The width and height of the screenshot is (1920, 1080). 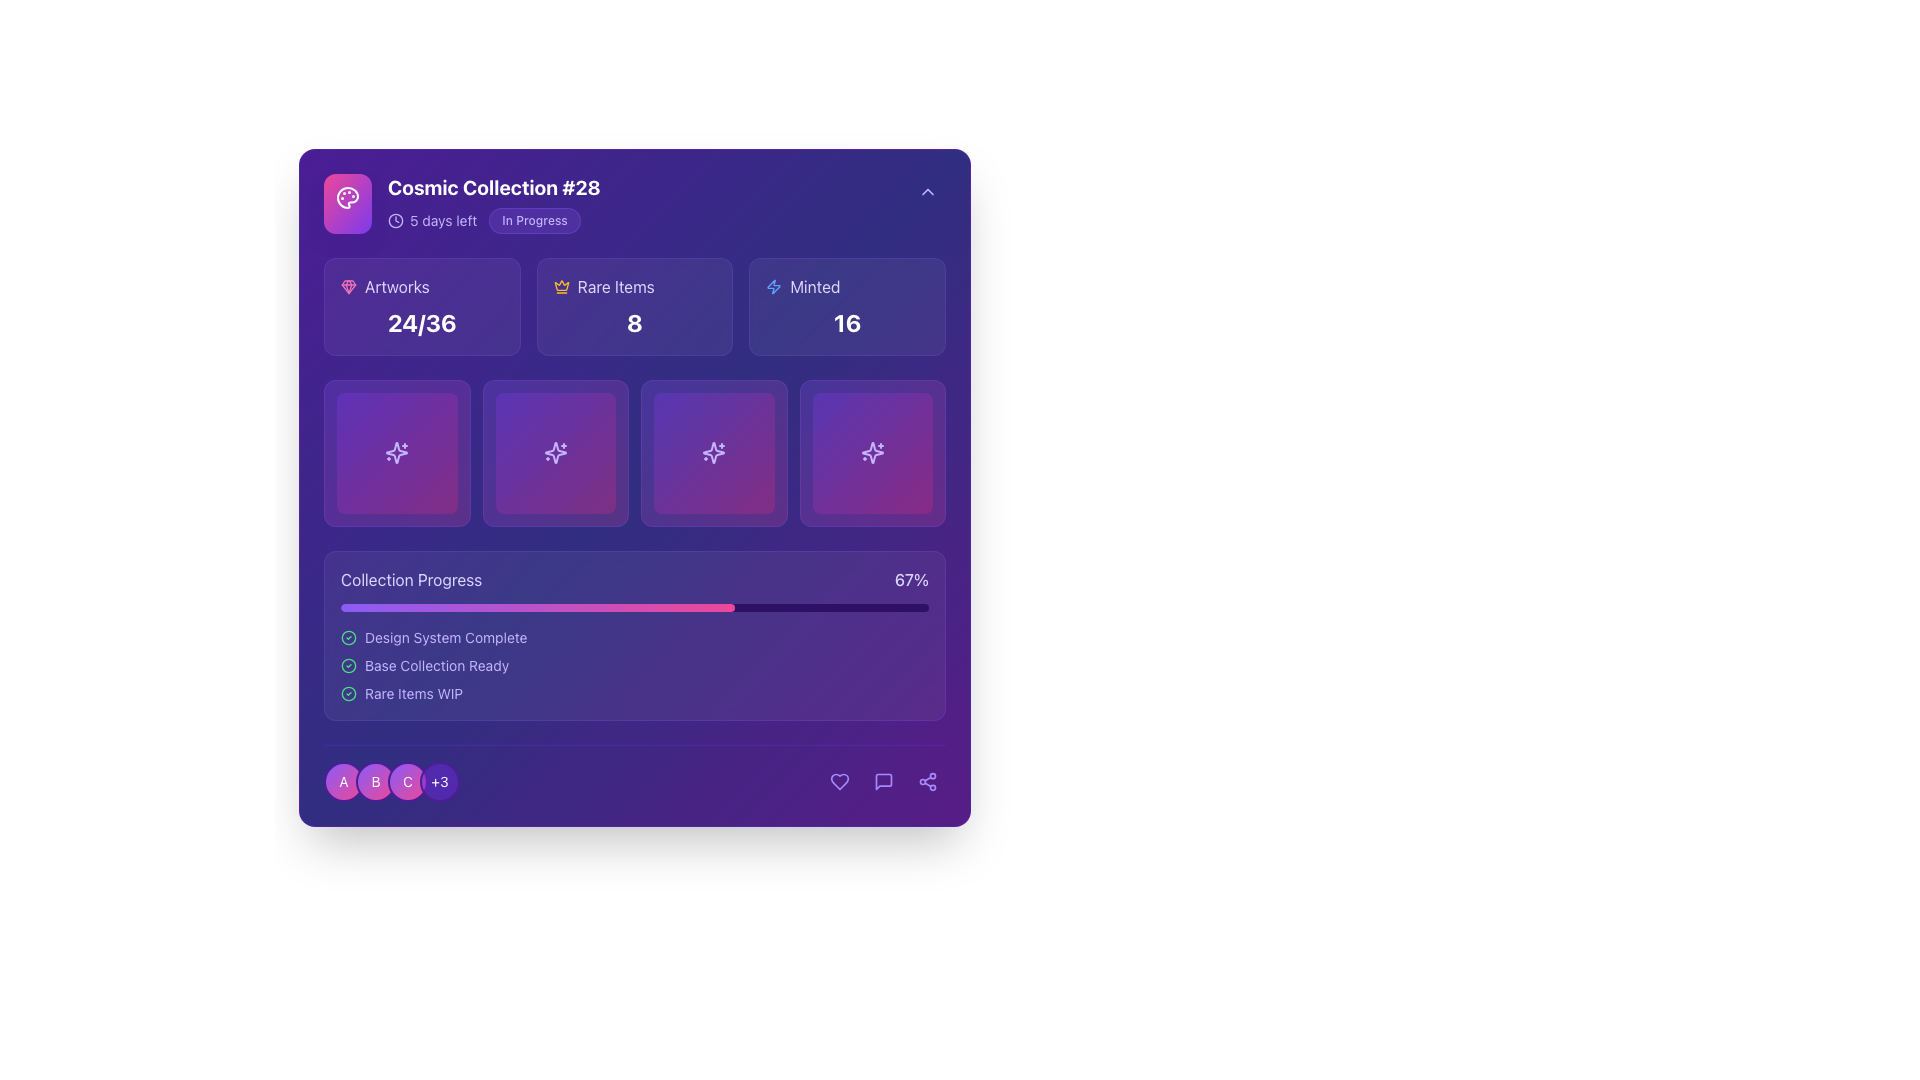 I want to click on numeric indicator displayed in the bottom-right corner of the 'Rare Items' card, which shows the count of rare items, so click(x=633, y=322).